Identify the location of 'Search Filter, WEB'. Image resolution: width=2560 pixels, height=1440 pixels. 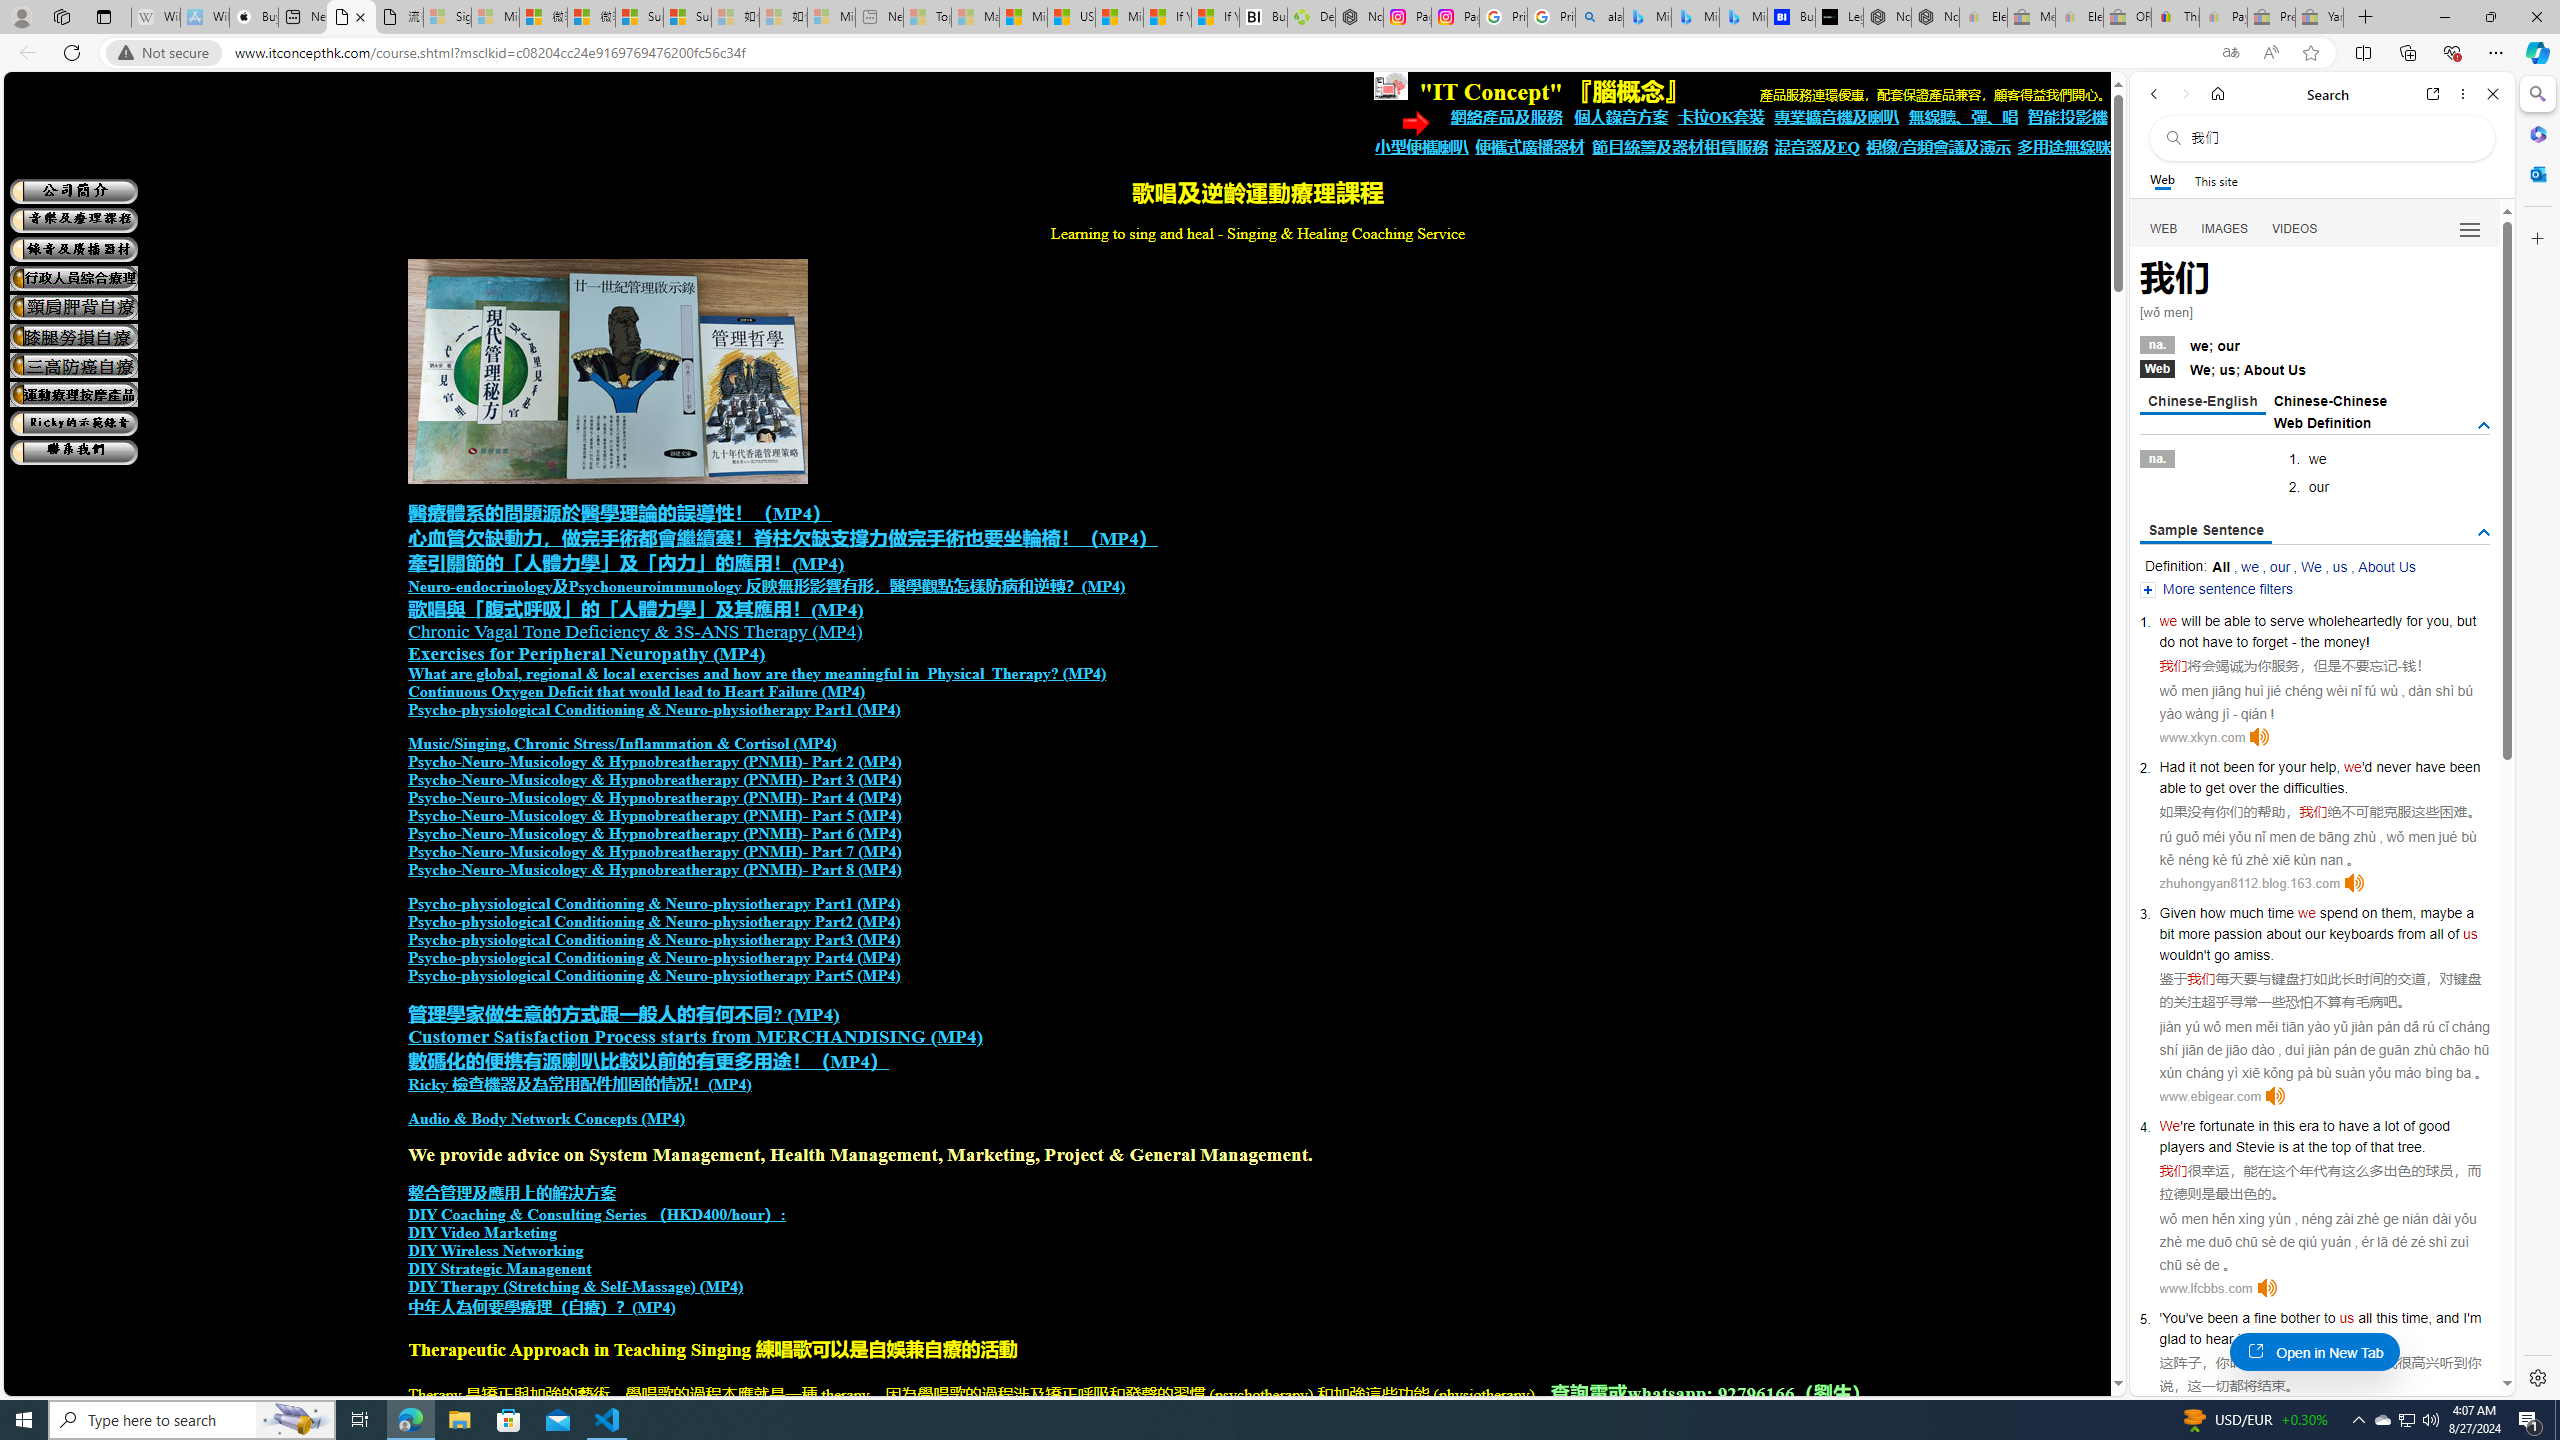
(2164, 227).